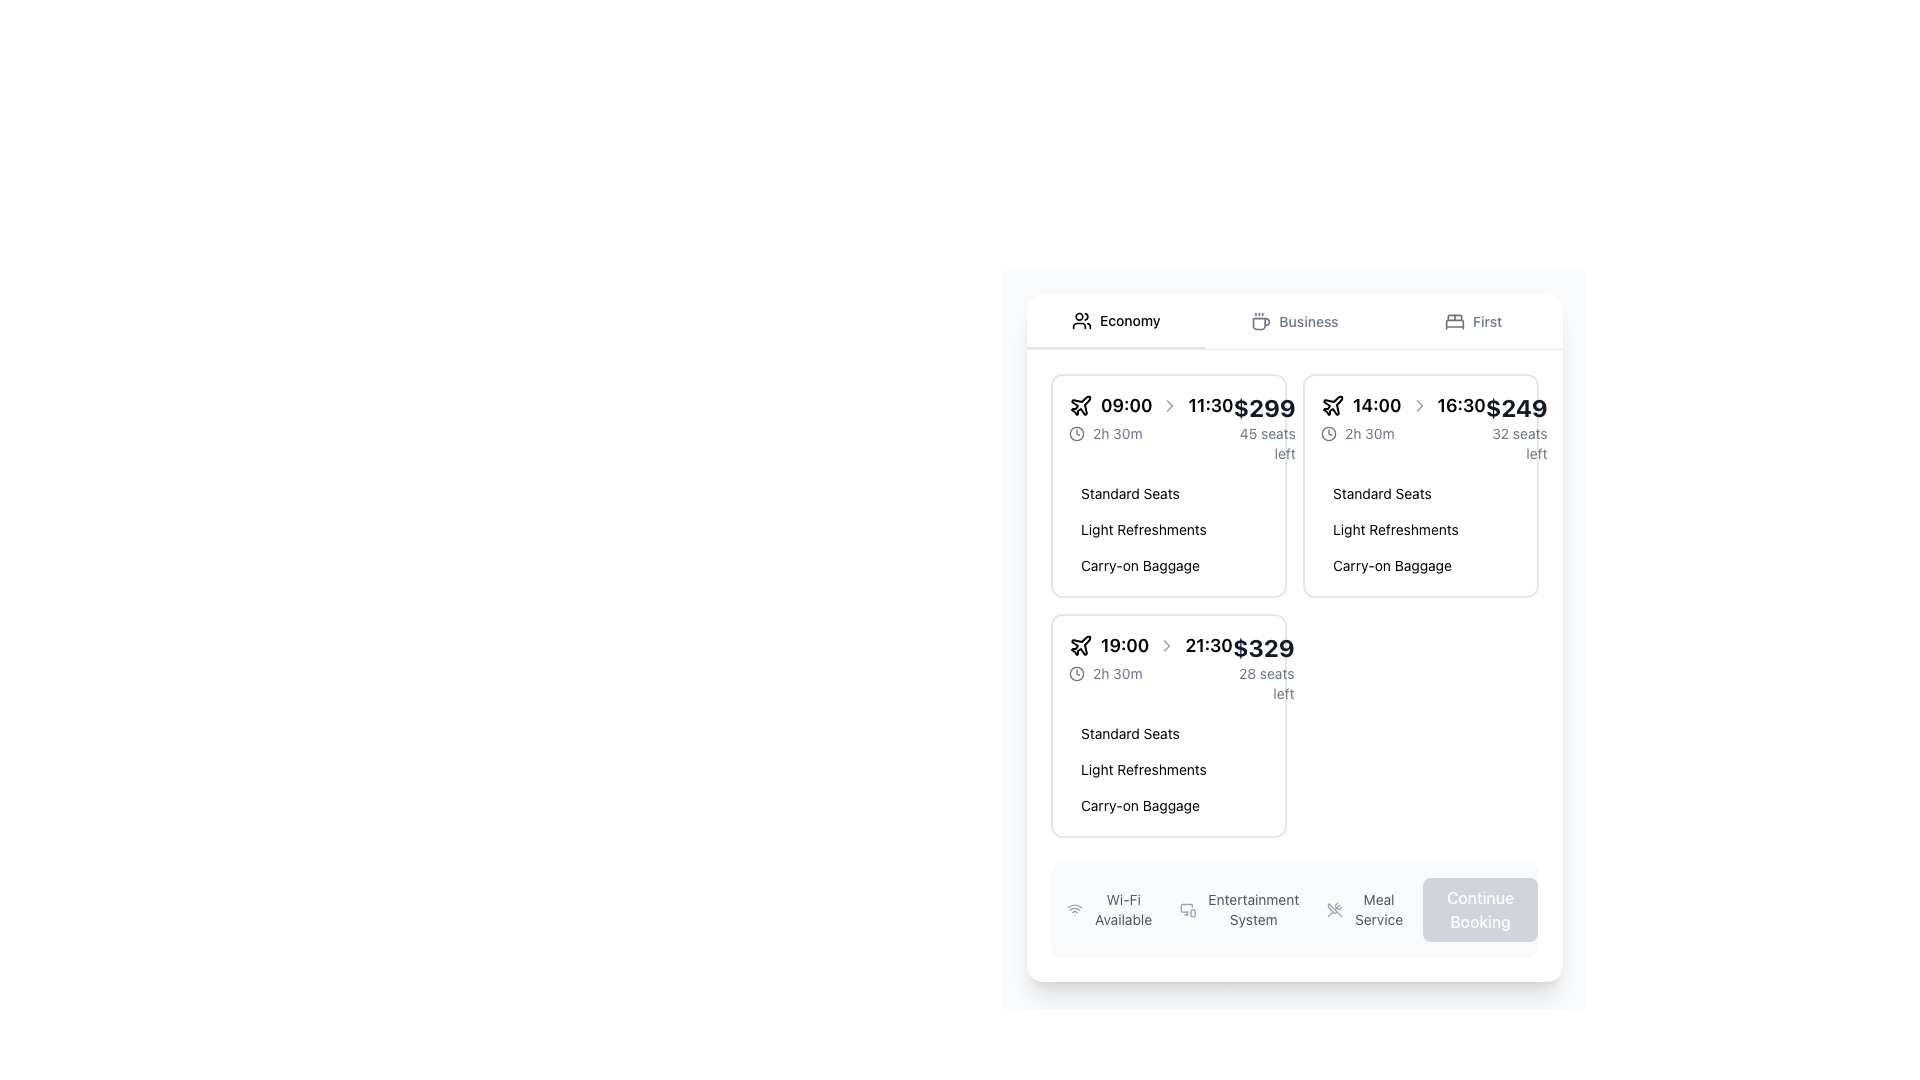  I want to click on the Wi-Fi services availability label located at the bottom of the card-like section, first in the horizontal row after the icon, so click(1123, 910).